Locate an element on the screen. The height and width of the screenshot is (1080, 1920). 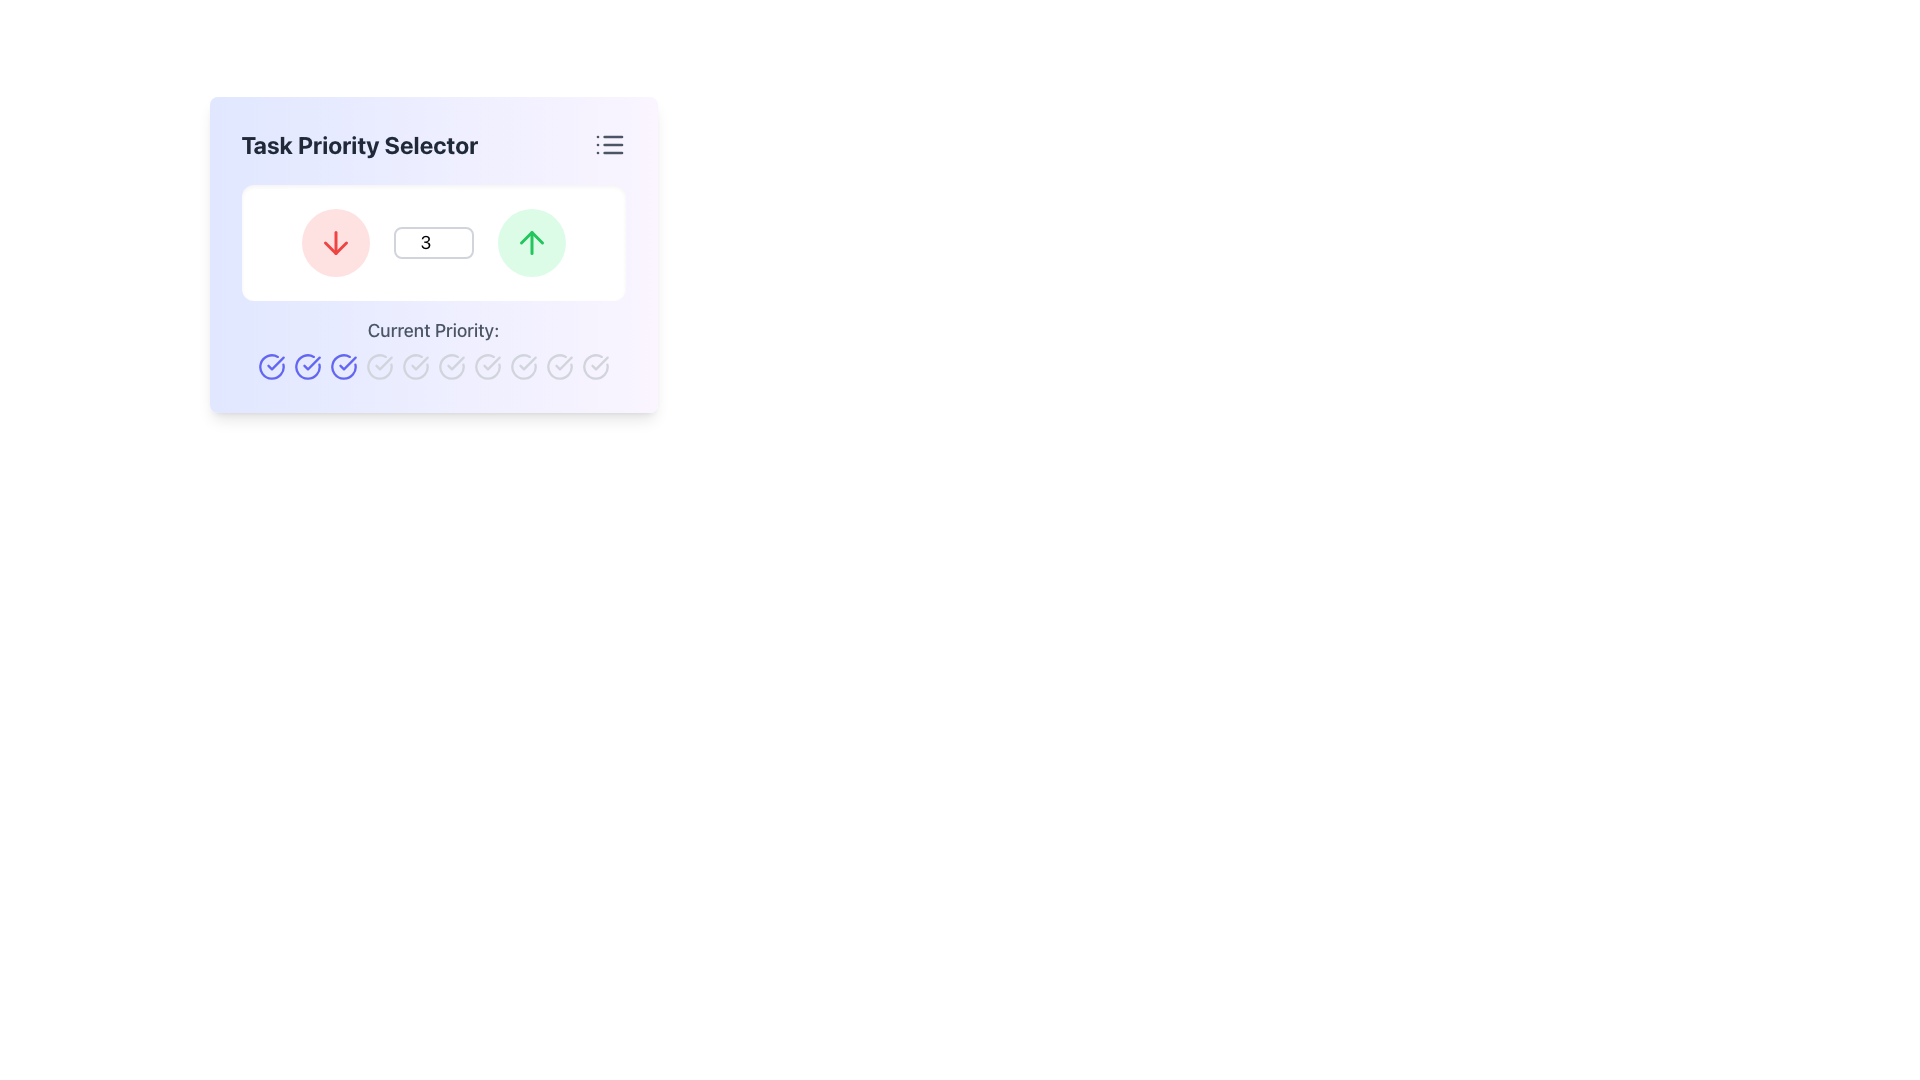
the upward arrow icon within the green circular button located at the top-right side of the interface to increase the priority level is located at coordinates (531, 236).